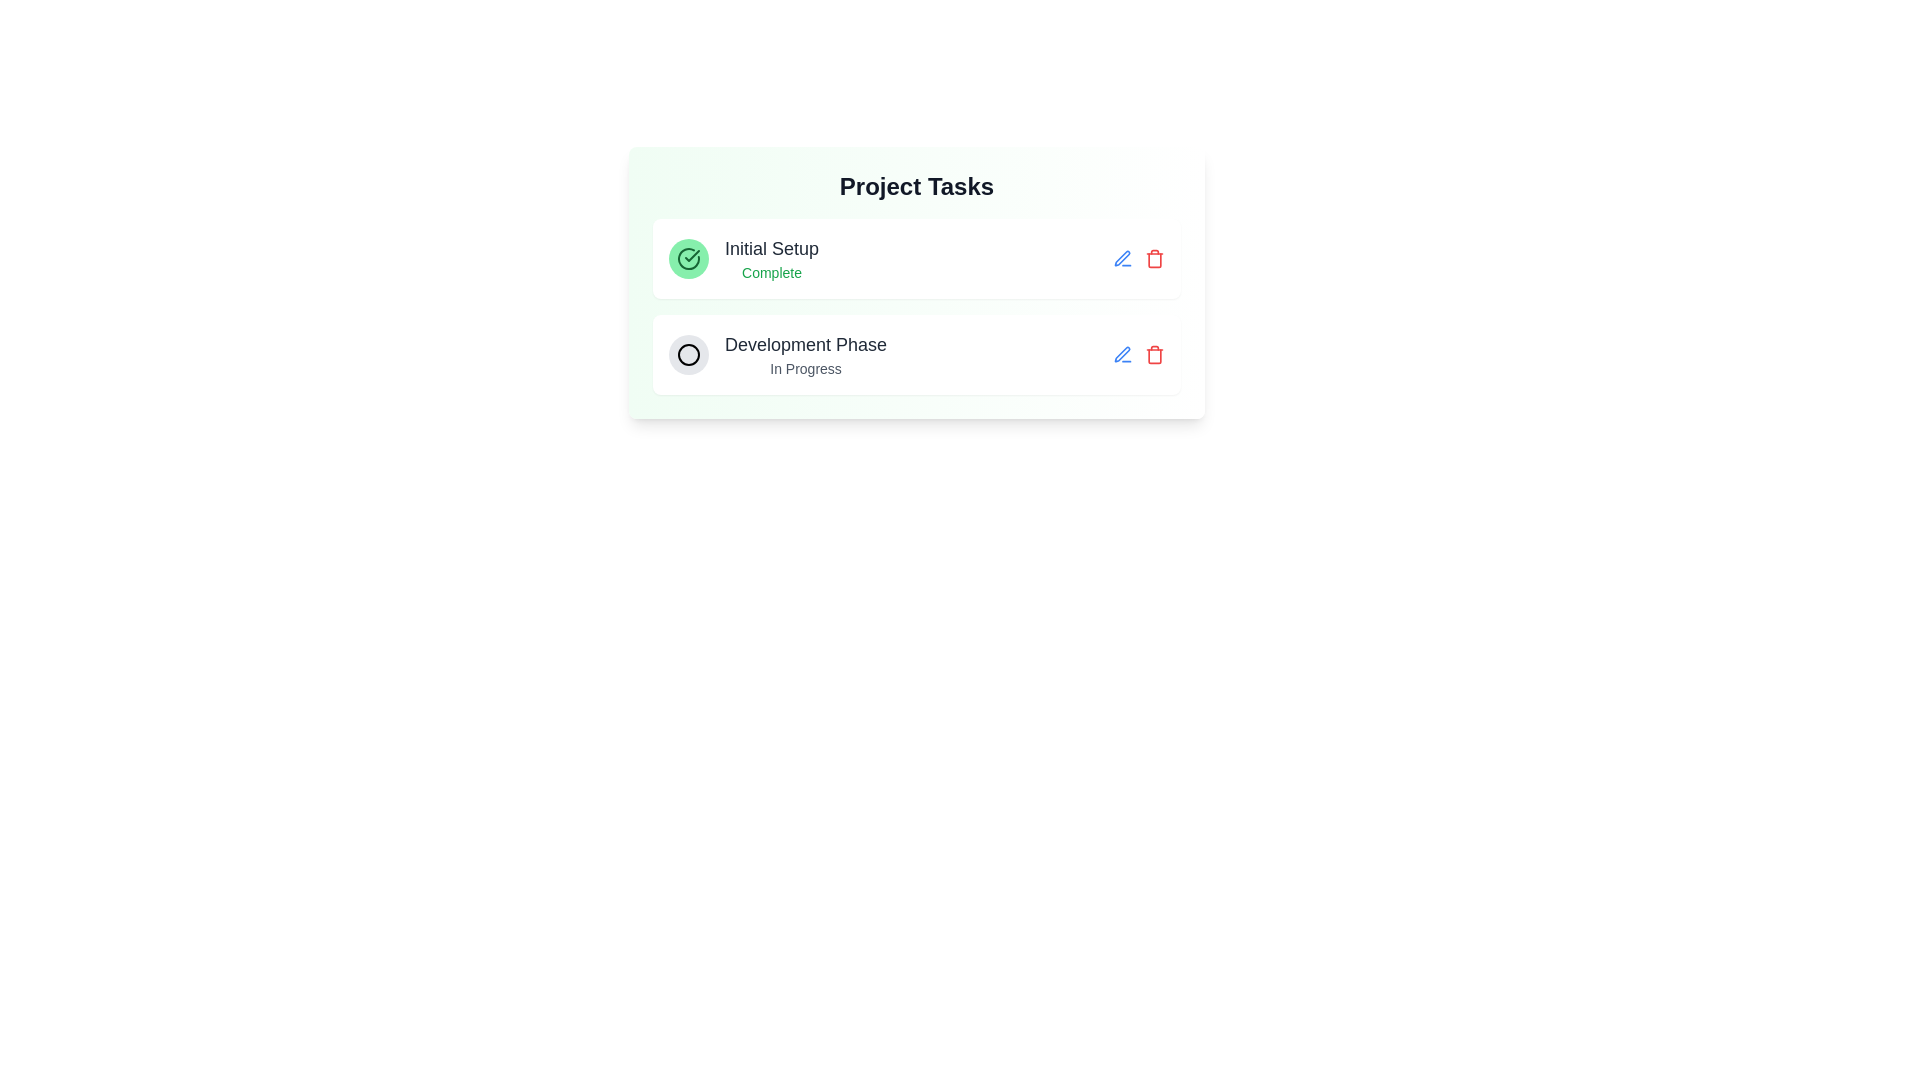 The width and height of the screenshot is (1920, 1080). I want to click on the red trash bin icon in the top-right corner of the 'Development Phase' task card, so click(1138, 353).